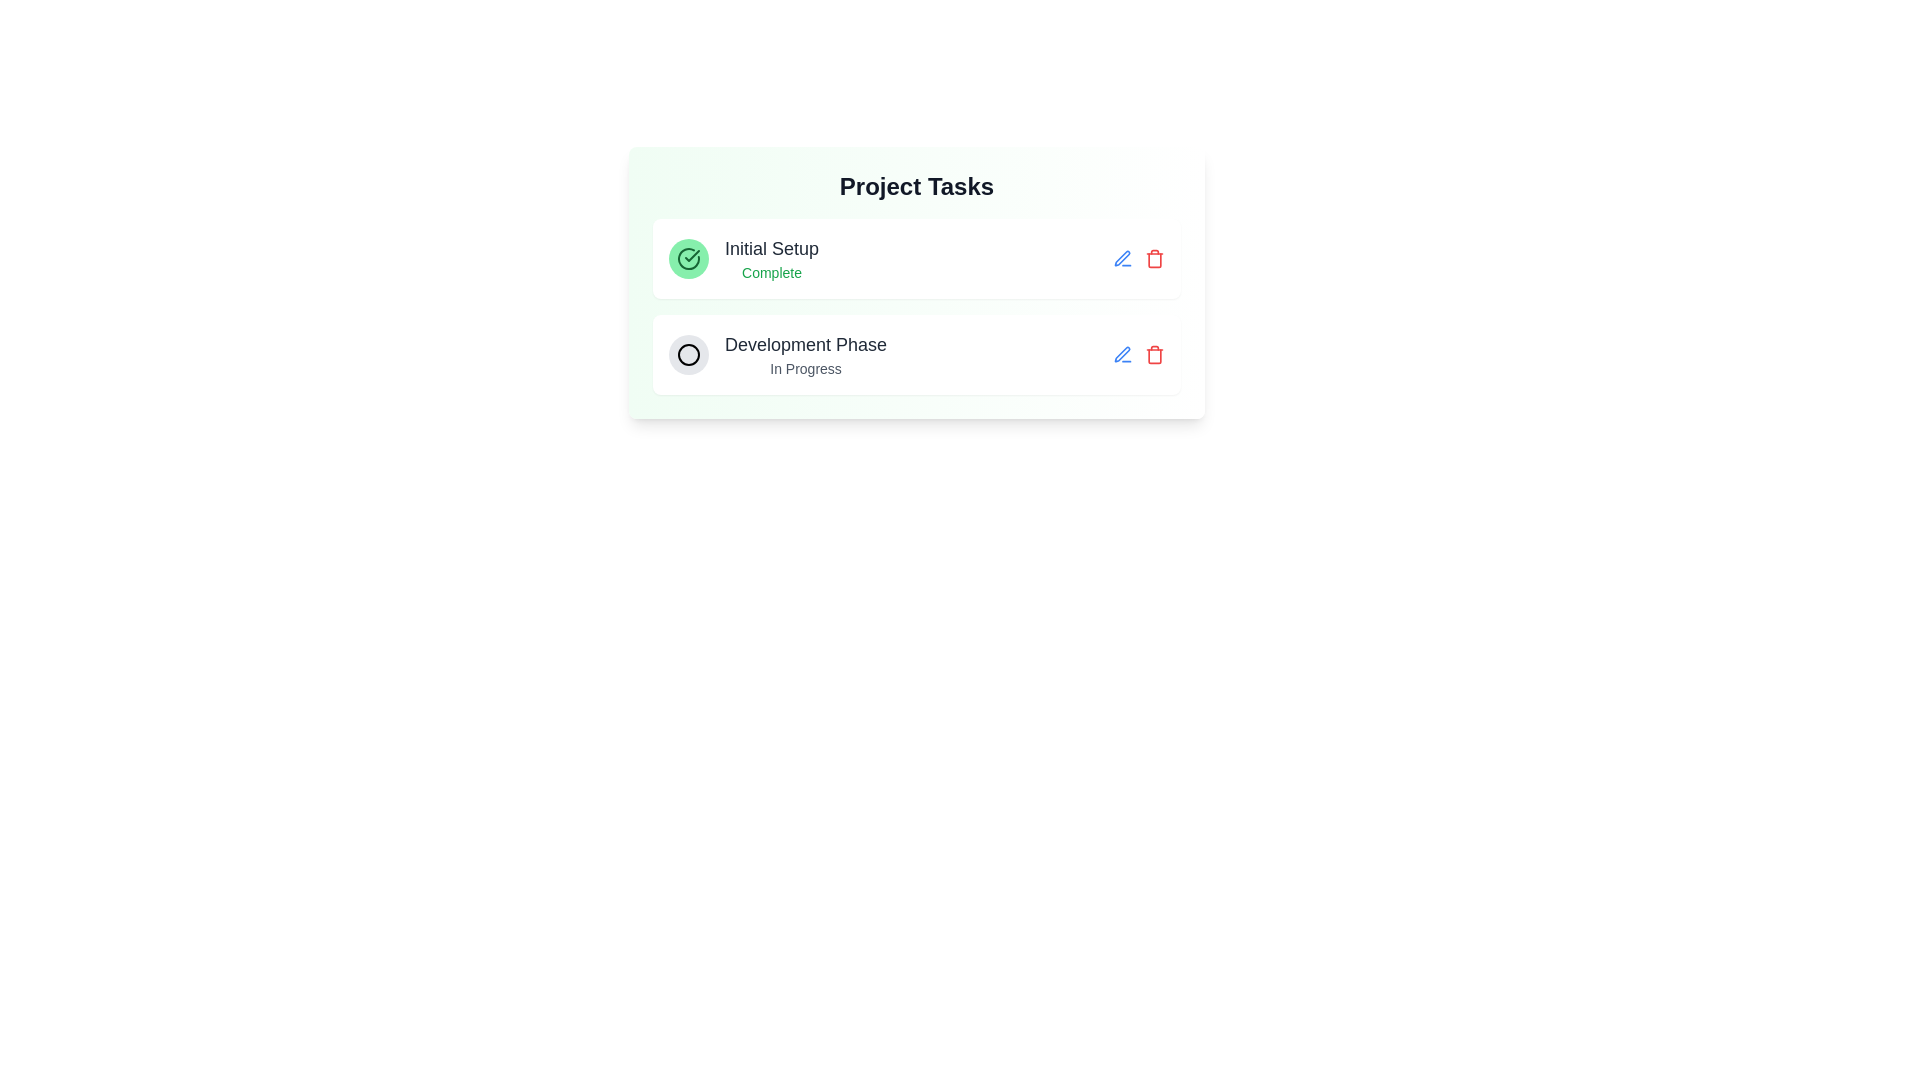 The width and height of the screenshot is (1920, 1080). I want to click on the red trash bin icon in the top-right corner of the 'Development Phase' task card, so click(1138, 353).